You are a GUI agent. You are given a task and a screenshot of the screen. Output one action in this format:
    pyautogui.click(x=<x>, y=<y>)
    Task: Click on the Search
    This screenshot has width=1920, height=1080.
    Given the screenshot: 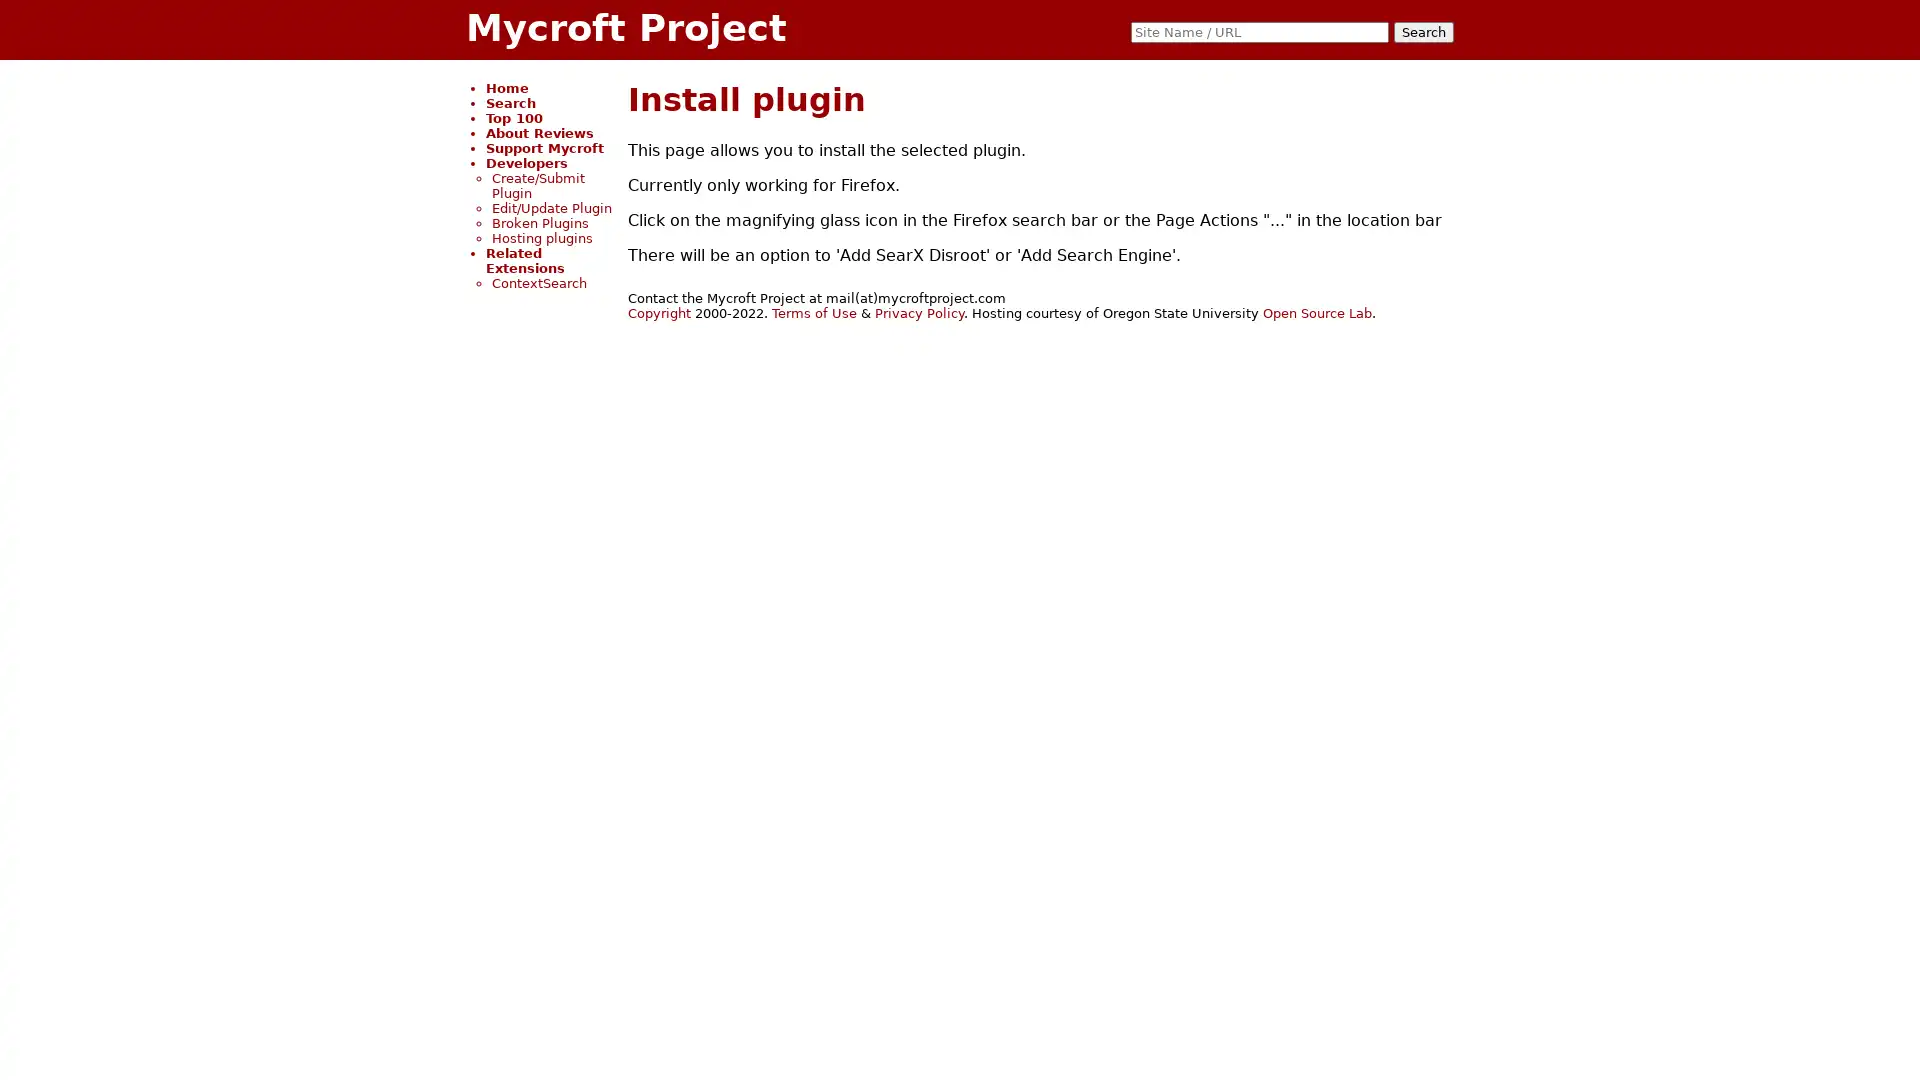 What is the action you would take?
    pyautogui.click(x=1423, y=32)
    